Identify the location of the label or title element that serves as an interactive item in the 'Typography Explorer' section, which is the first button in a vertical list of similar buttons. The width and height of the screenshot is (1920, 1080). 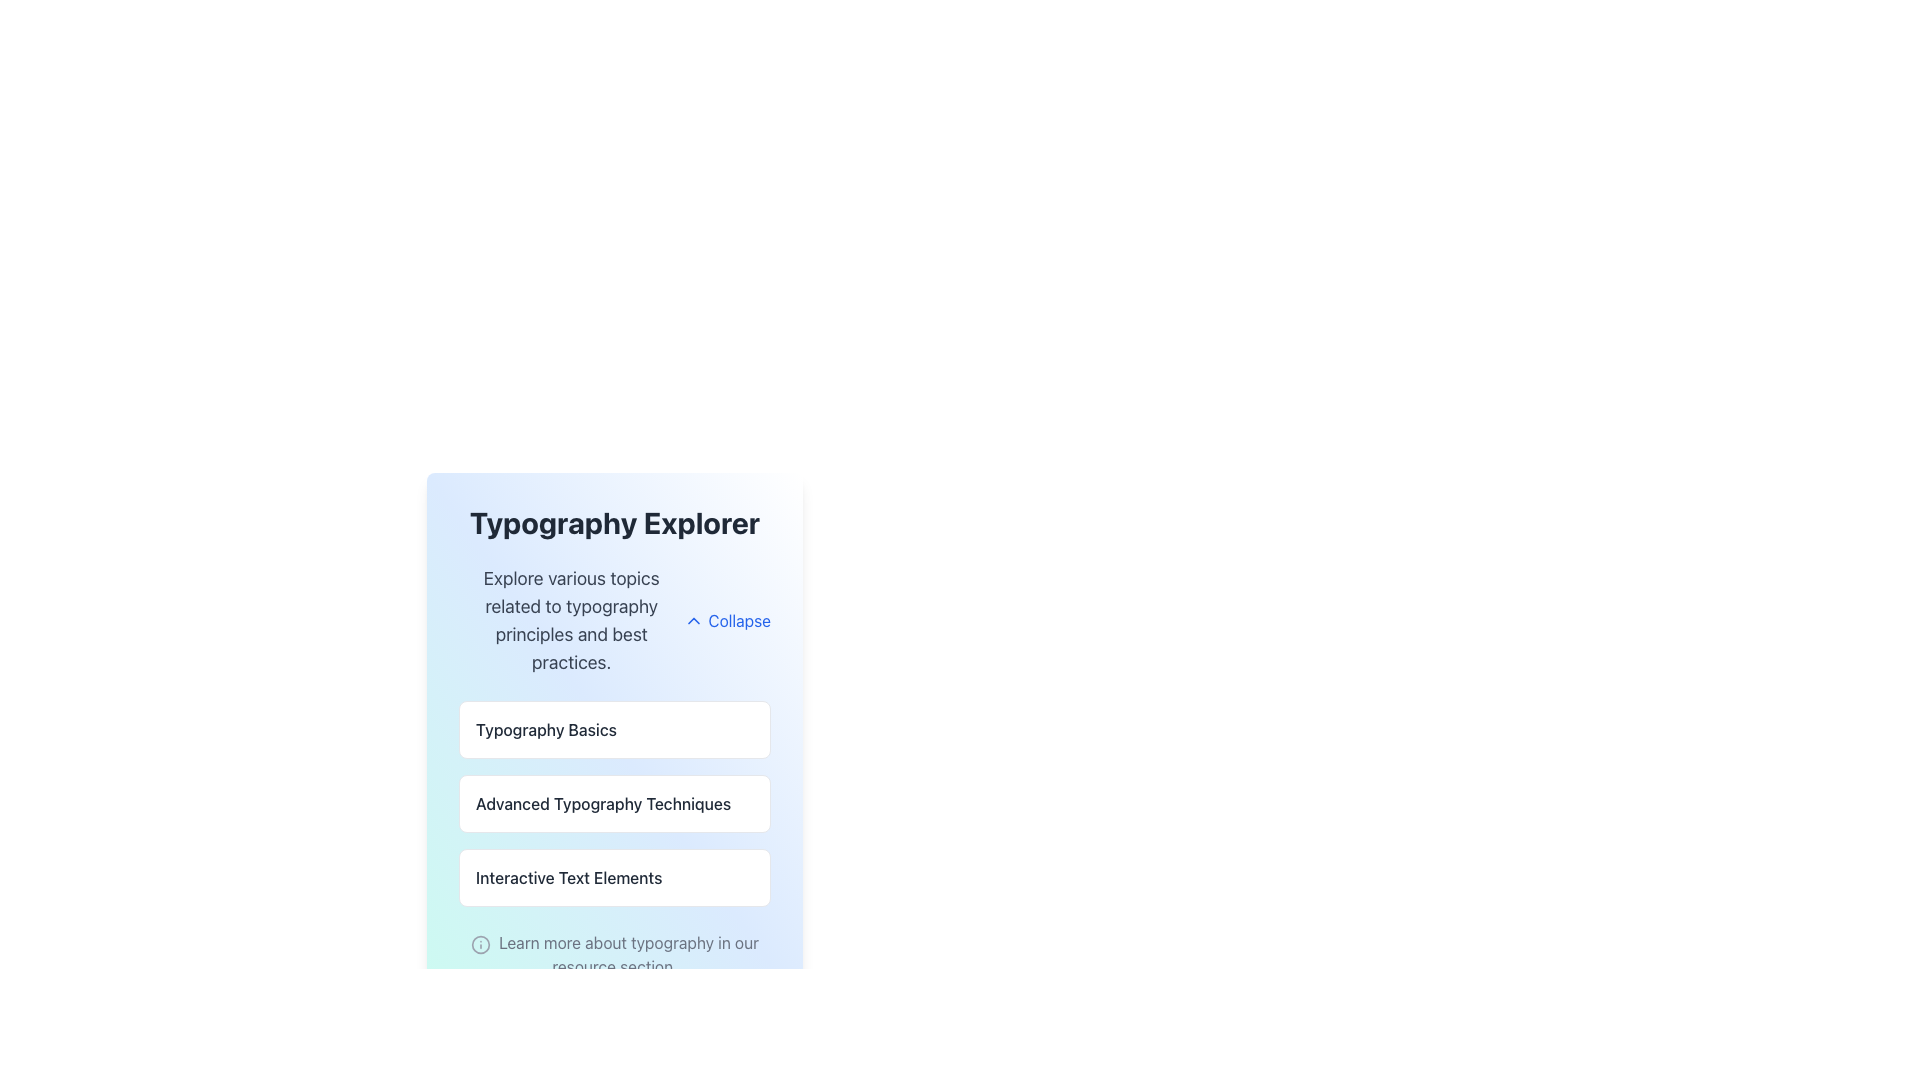
(613, 729).